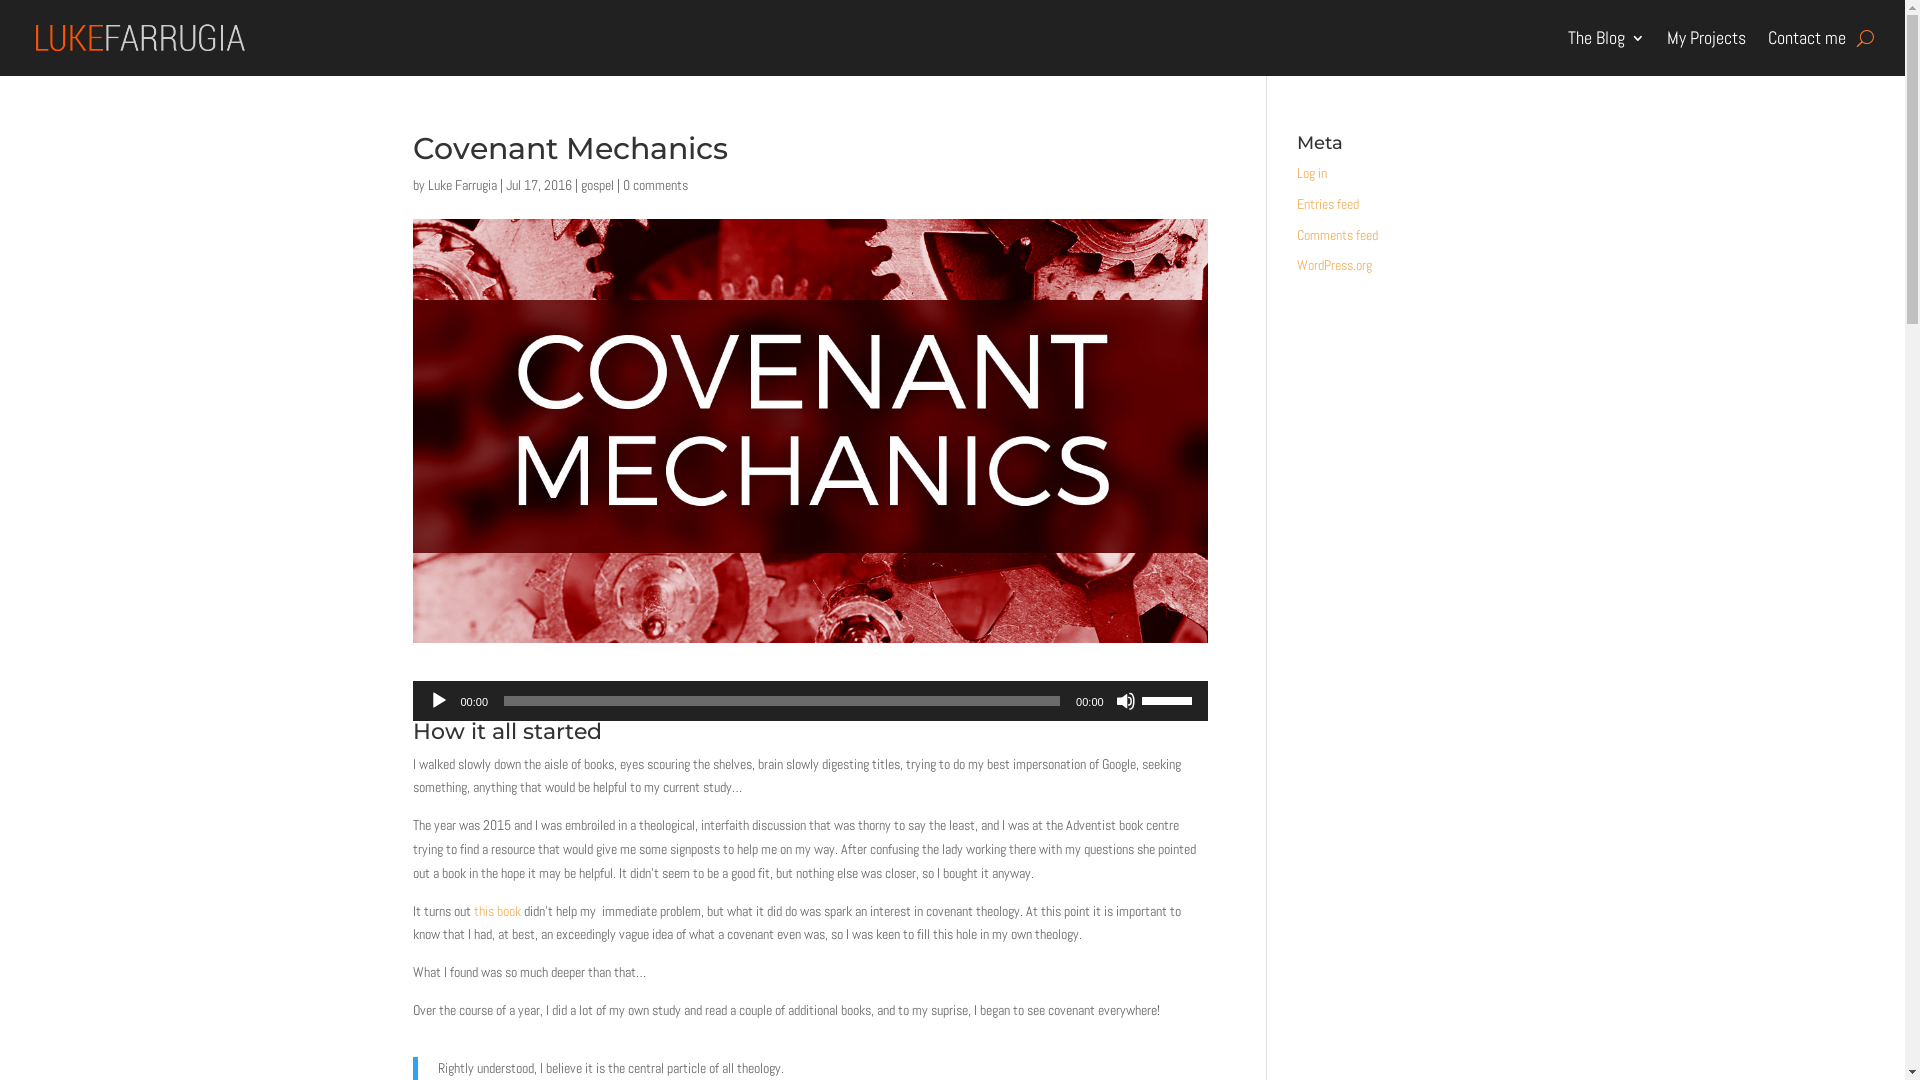  What do you see at coordinates (595, 185) in the screenshot?
I see `'gospel'` at bounding box center [595, 185].